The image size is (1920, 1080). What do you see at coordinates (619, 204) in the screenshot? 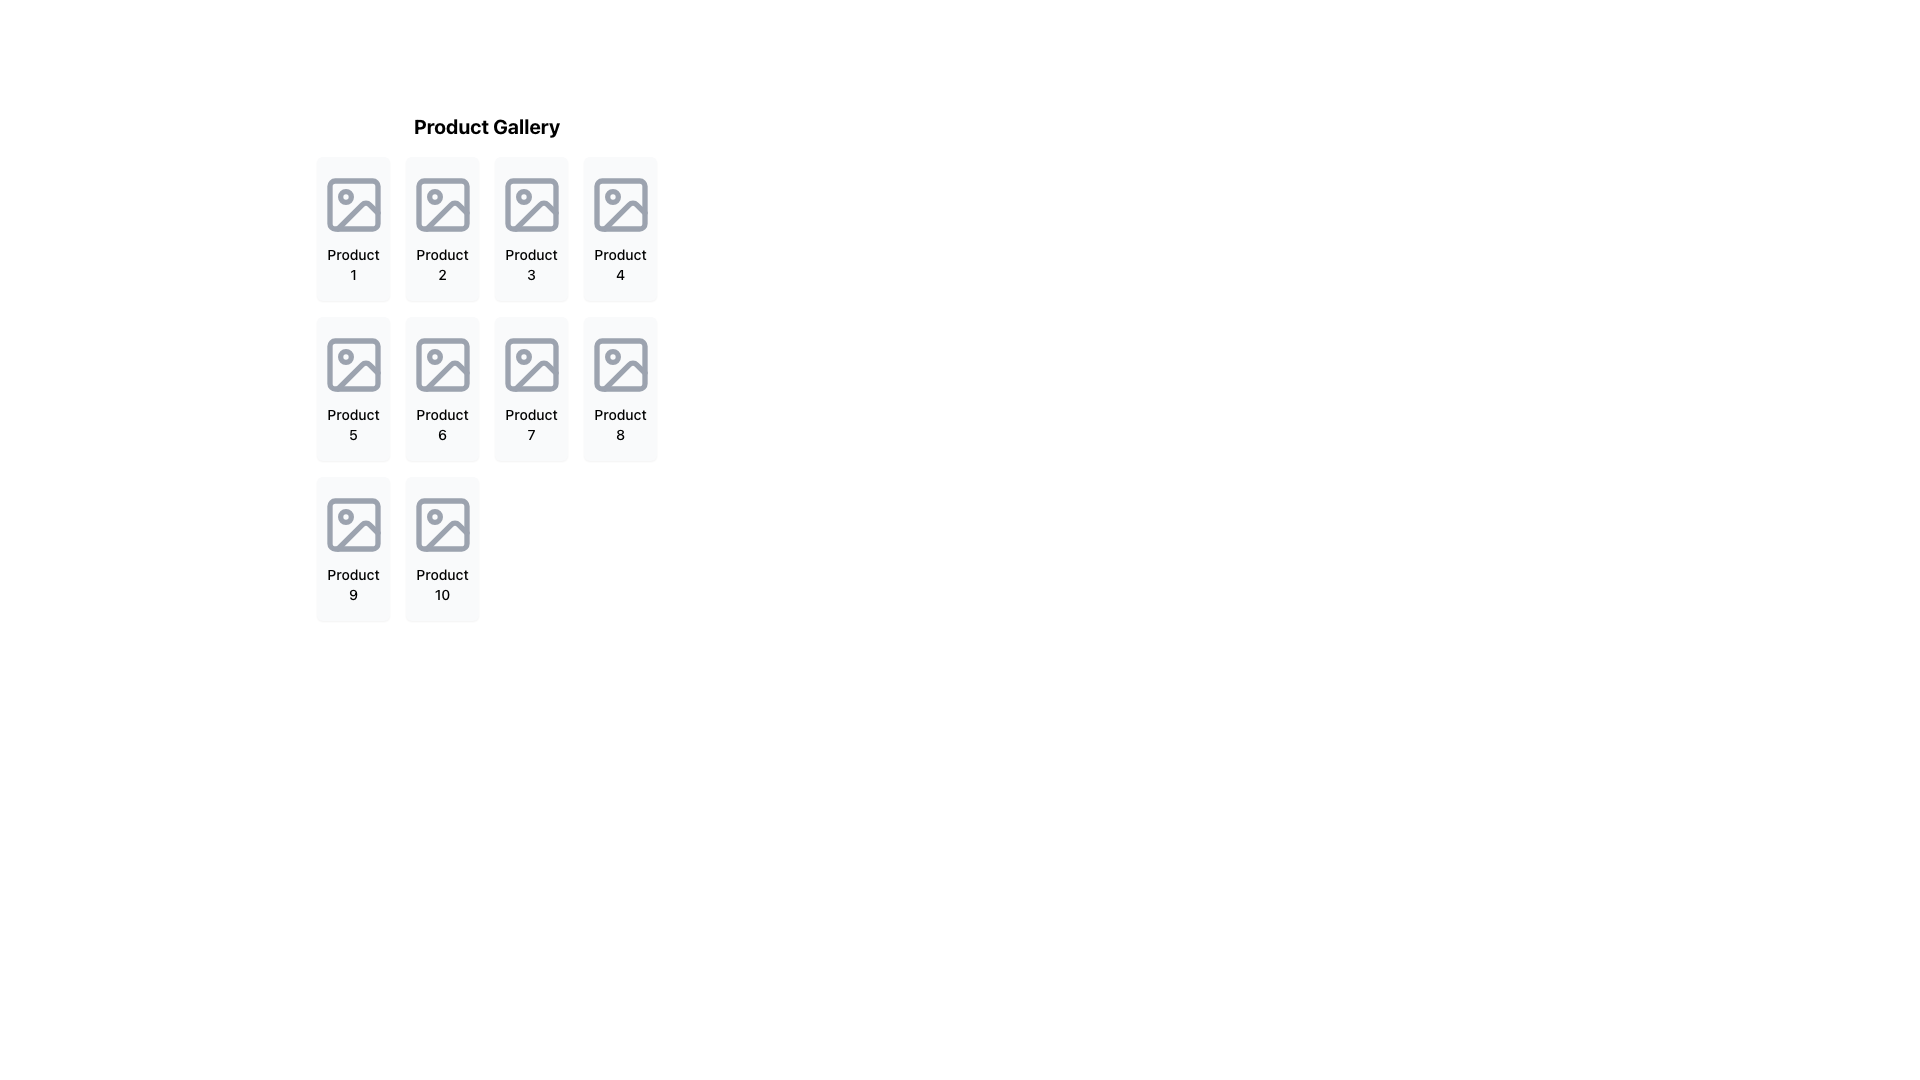
I see `the decorative SVG rectangle with rounded corners located within the 'Product 4' icon, which is positioned in the fourth slot of a 5x2 grid layout` at bounding box center [619, 204].